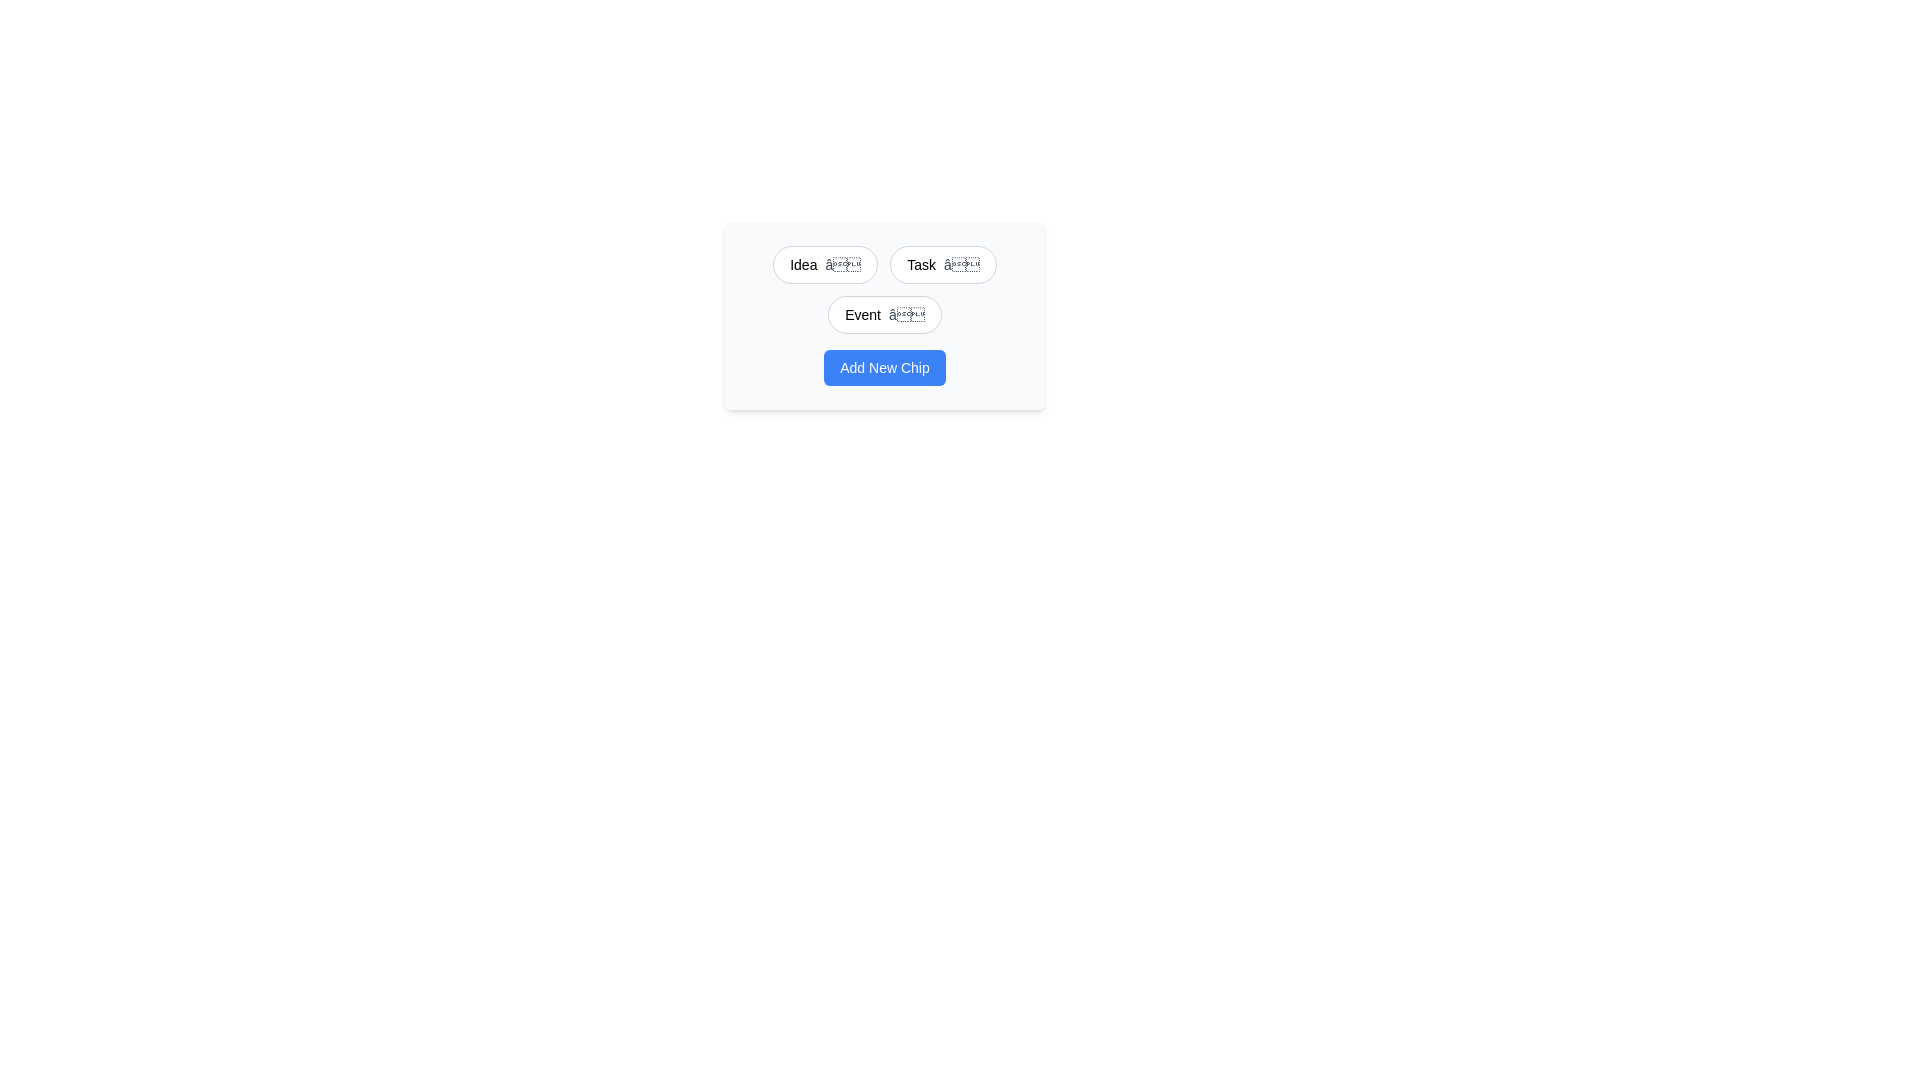 This screenshot has width=1920, height=1080. I want to click on close button of the chip labeled 'Event' to remove it, so click(905, 315).